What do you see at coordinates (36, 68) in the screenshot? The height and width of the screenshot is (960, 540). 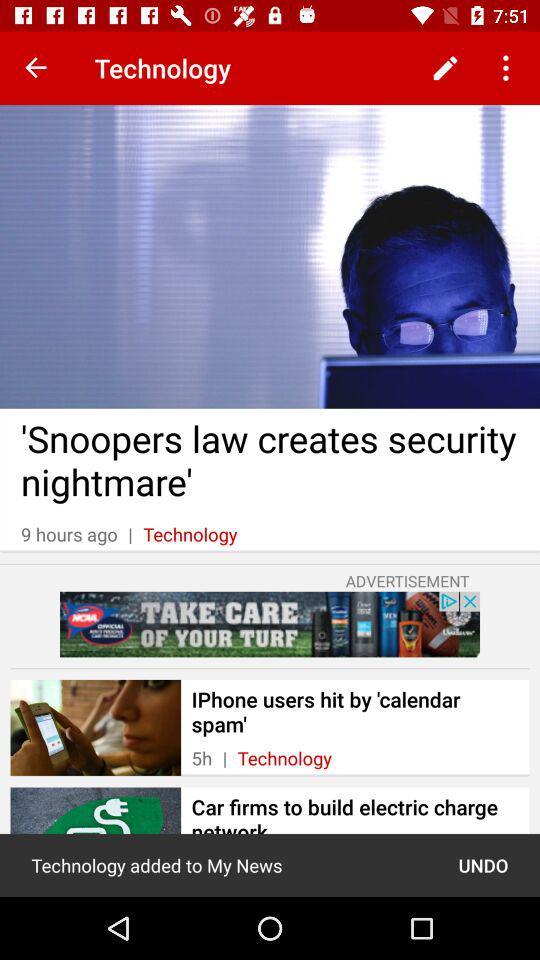 I see `go back` at bounding box center [36, 68].